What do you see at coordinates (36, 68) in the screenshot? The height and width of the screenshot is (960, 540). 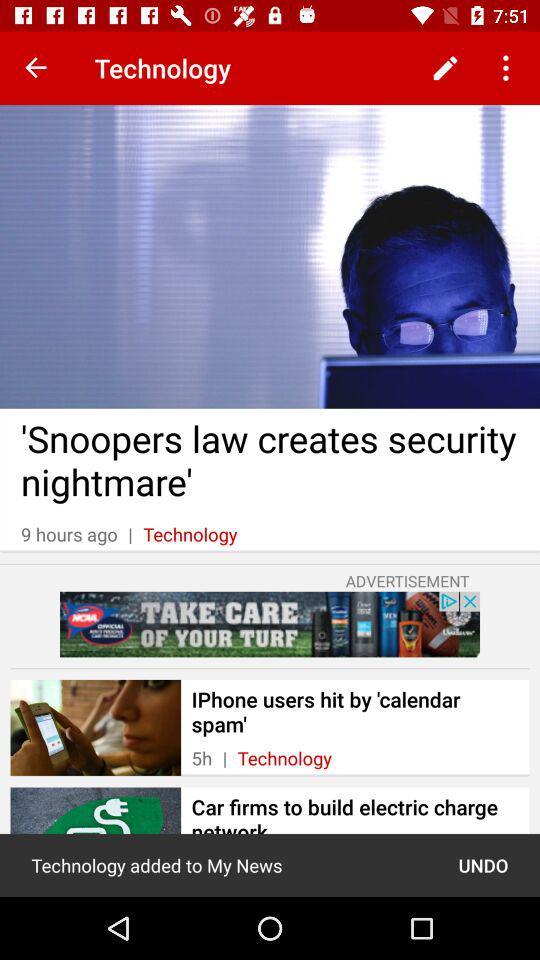 I see `go back` at bounding box center [36, 68].